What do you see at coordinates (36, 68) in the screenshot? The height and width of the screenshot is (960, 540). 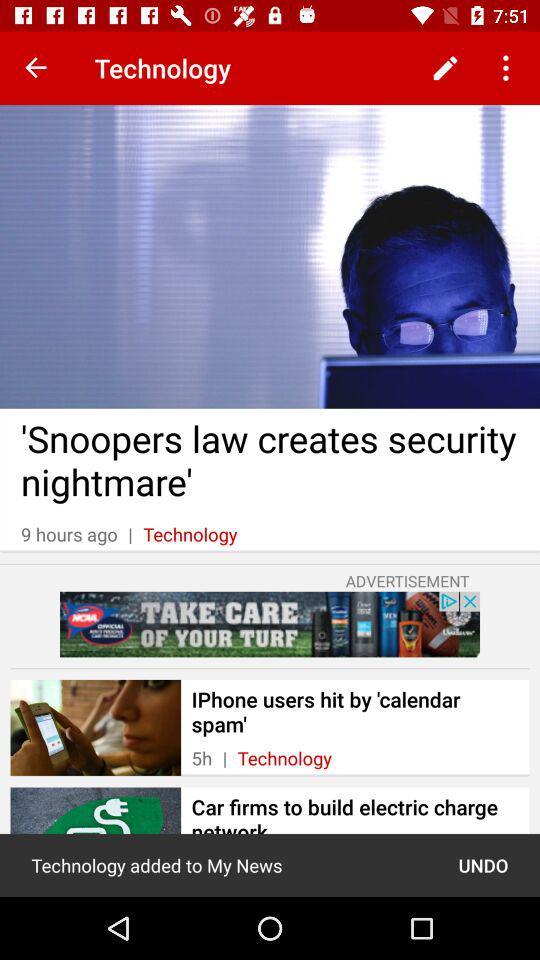 I see `go back` at bounding box center [36, 68].